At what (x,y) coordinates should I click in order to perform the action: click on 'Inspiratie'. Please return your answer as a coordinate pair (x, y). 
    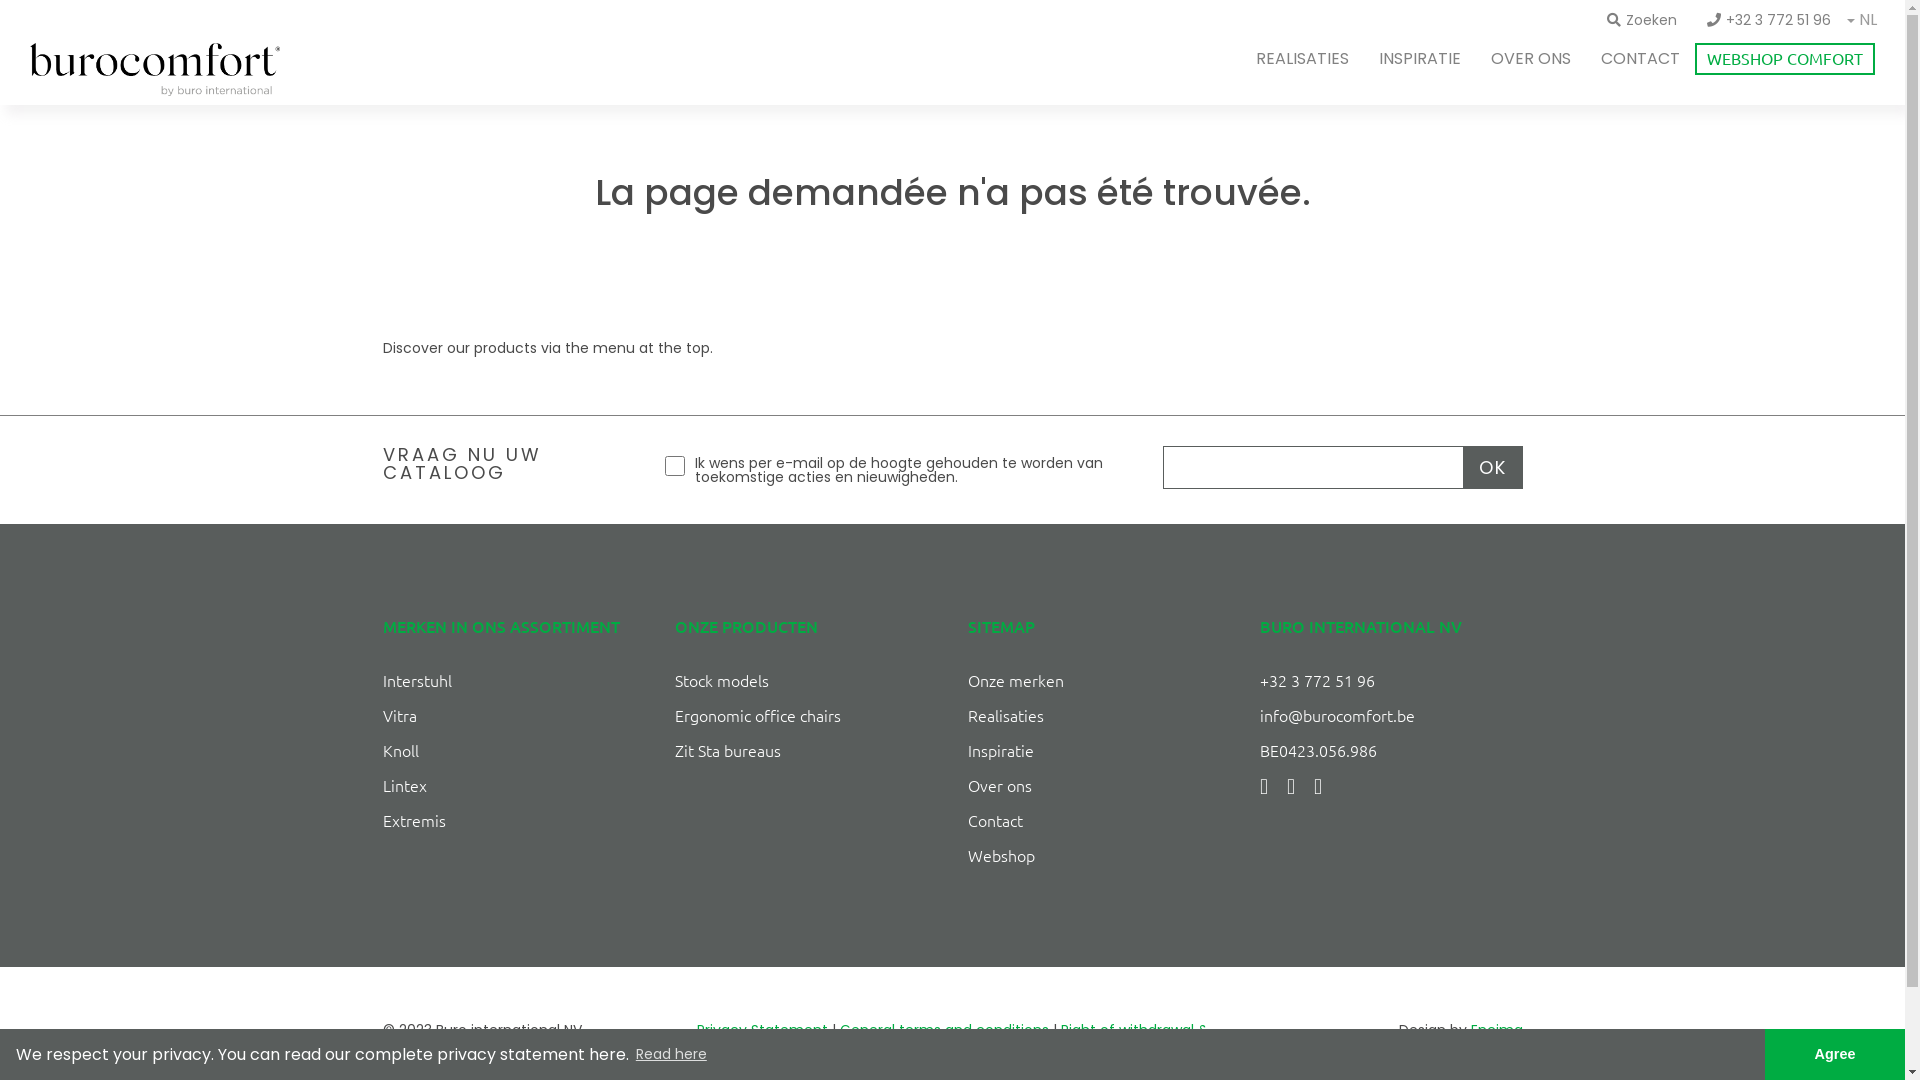
    Looking at the image, I should click on (1001, 749).